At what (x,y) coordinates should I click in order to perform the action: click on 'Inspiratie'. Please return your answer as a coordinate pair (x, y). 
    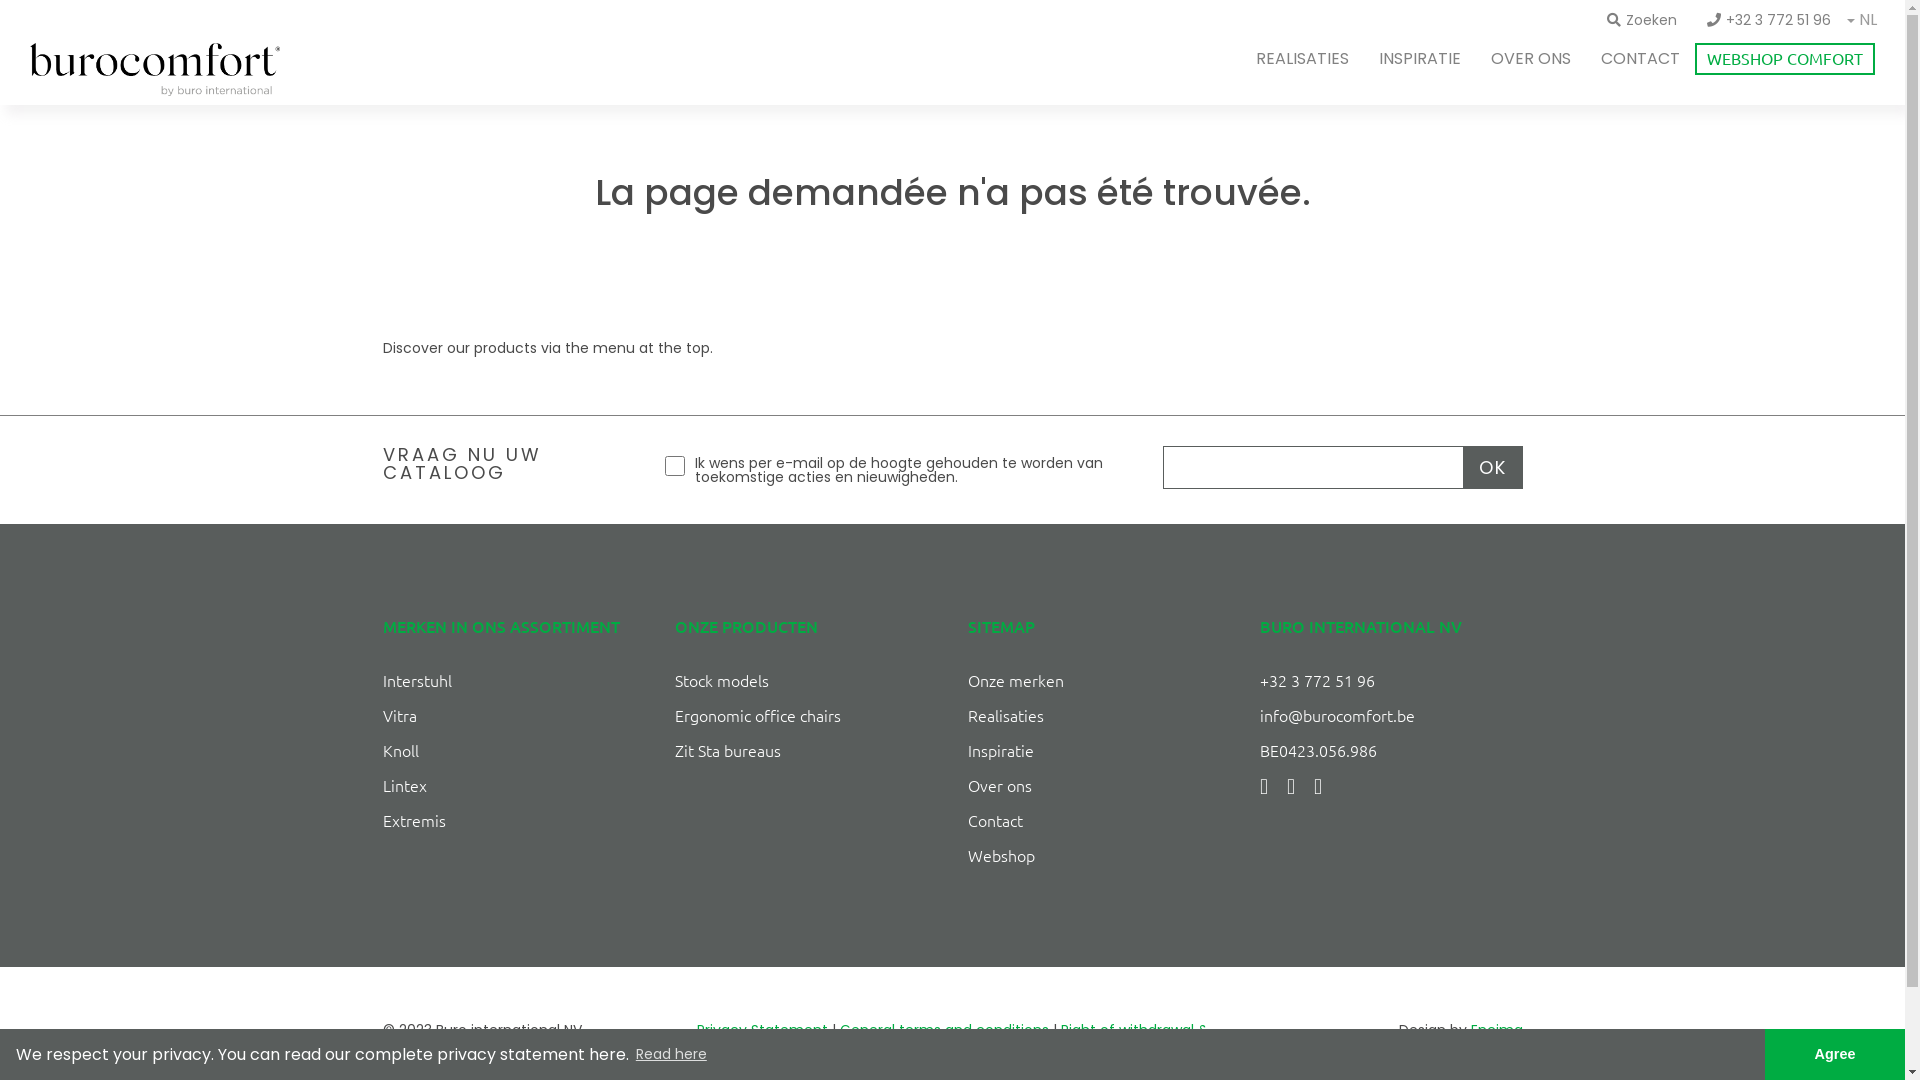
    Looking at the image, I should click on (1001, 749).